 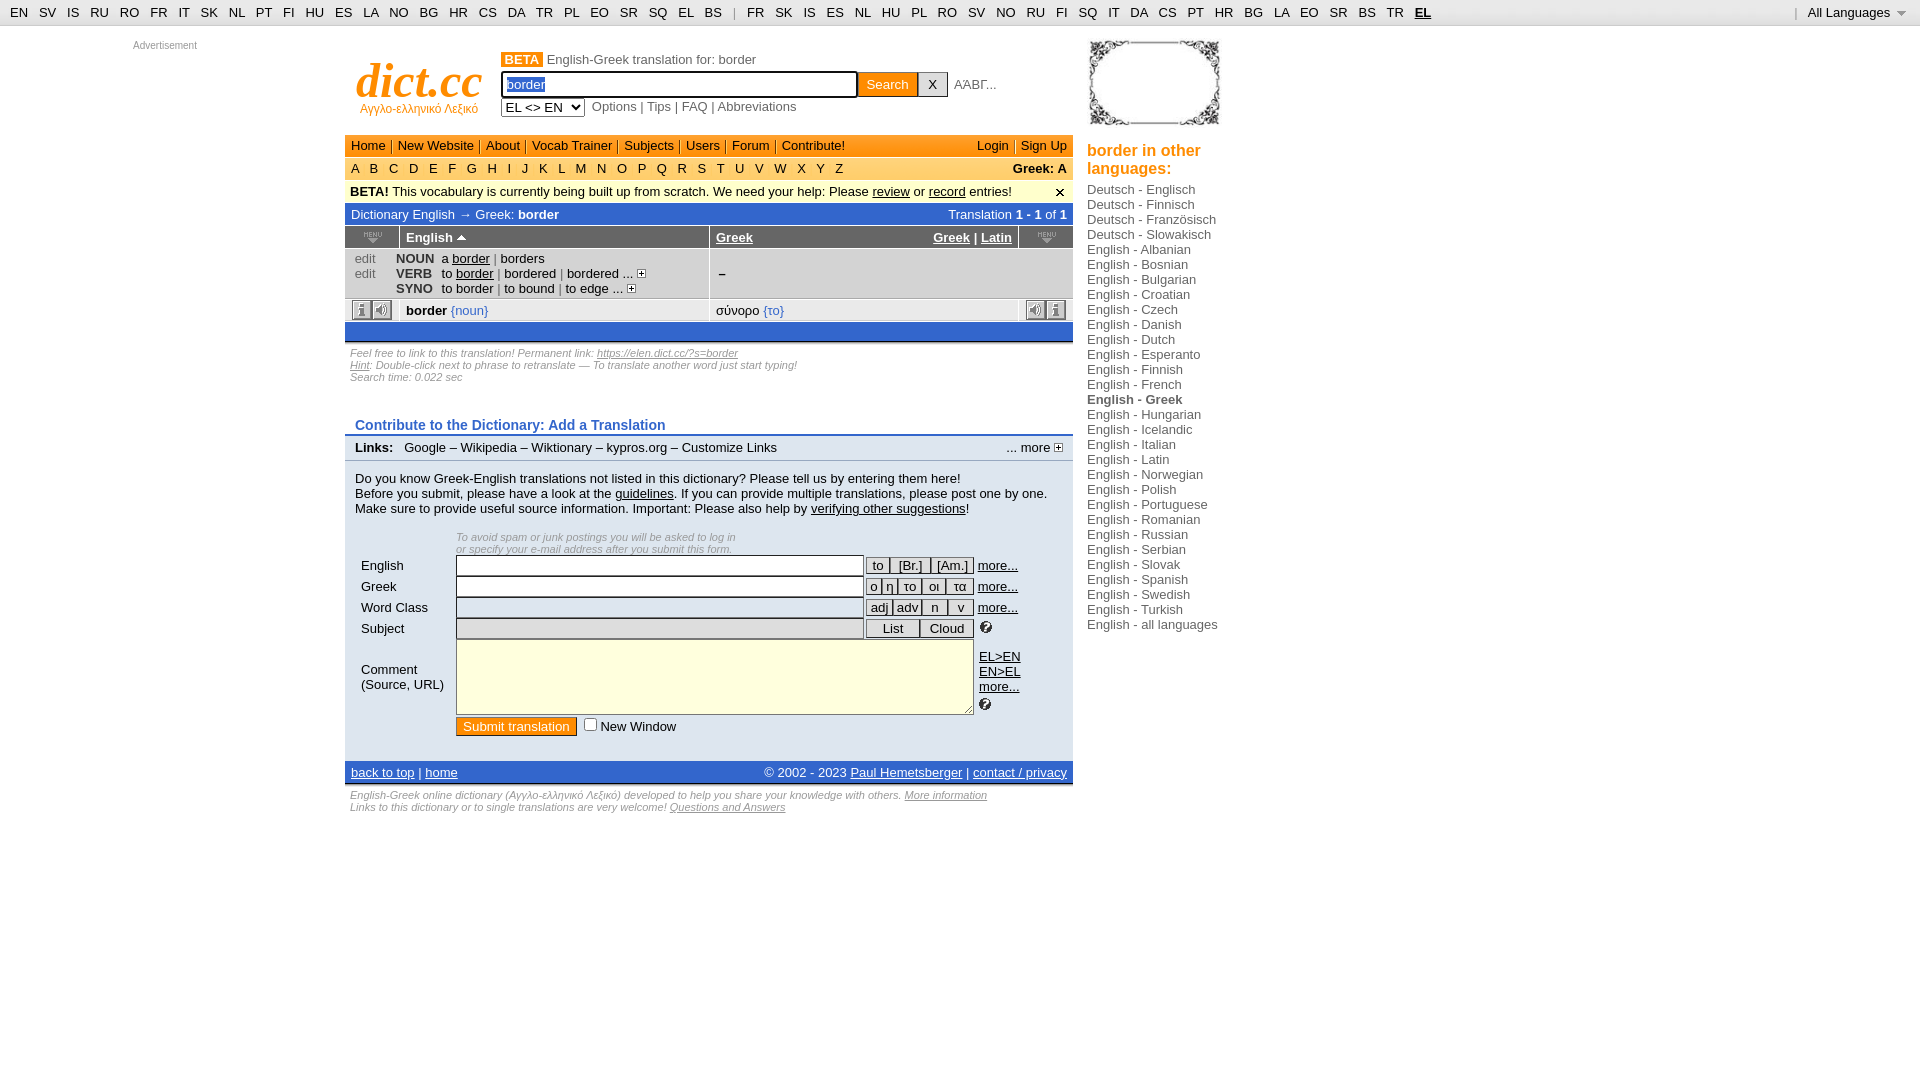 I want to click on 'English - Serbian', so click(x=1136, y=549).